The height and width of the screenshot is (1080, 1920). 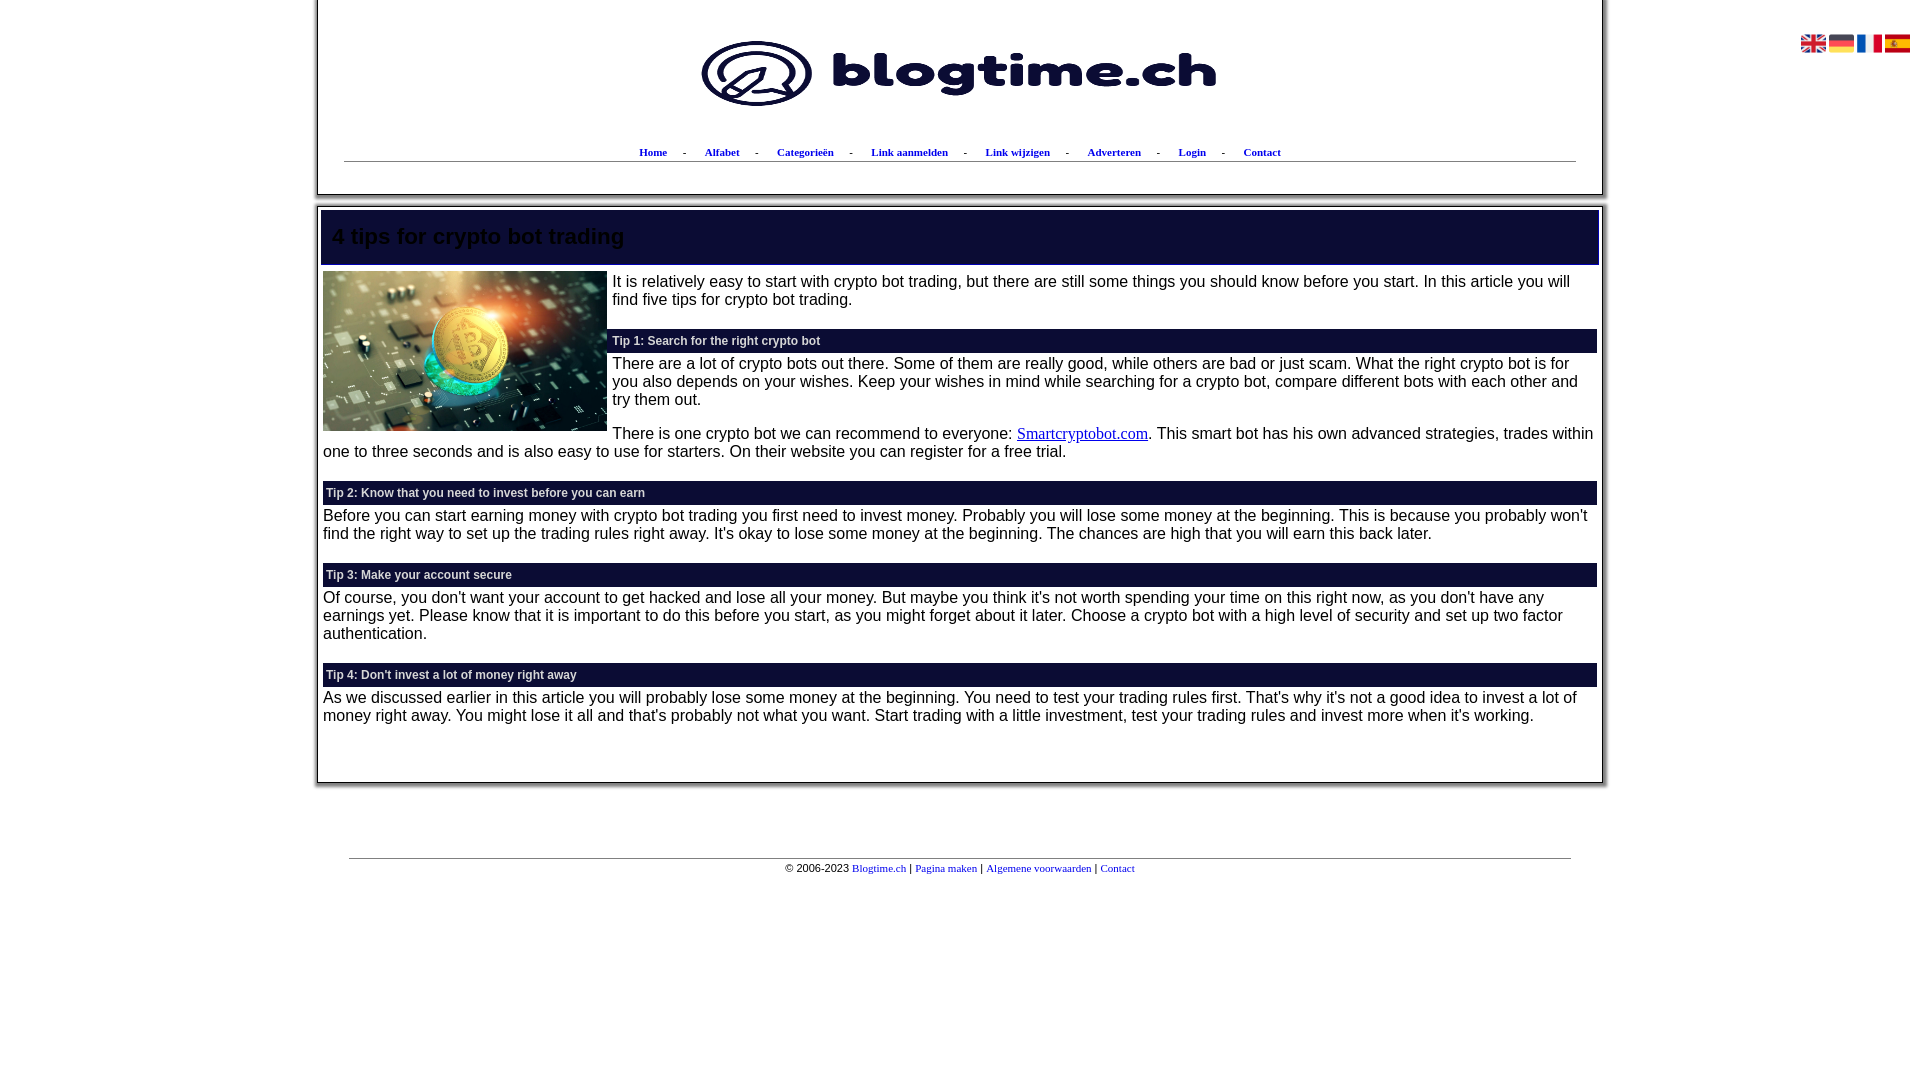 I want to click on 'Algemene voorwaarden', so click(x=1038, y=866).